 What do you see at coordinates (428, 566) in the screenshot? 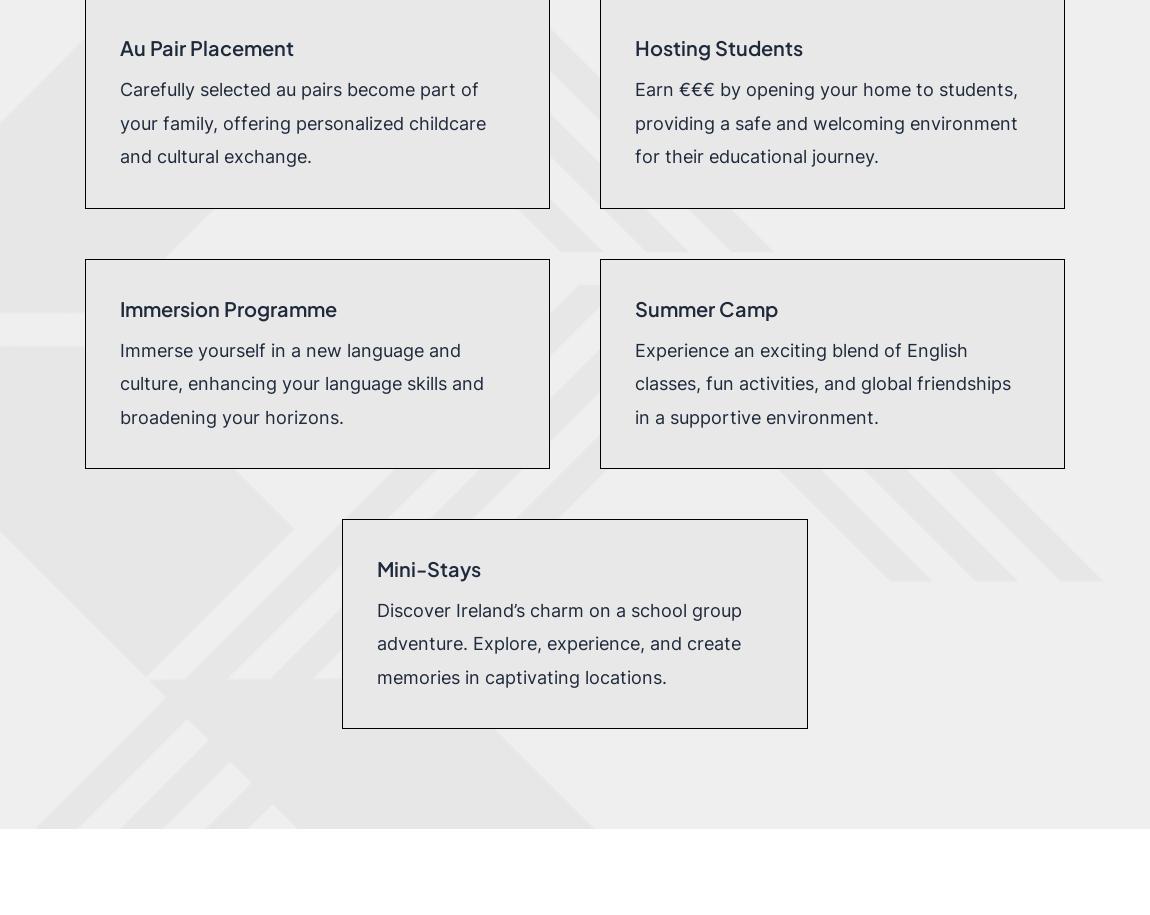
I see `'Mini-Stays'` at bounding box center [428, 566].